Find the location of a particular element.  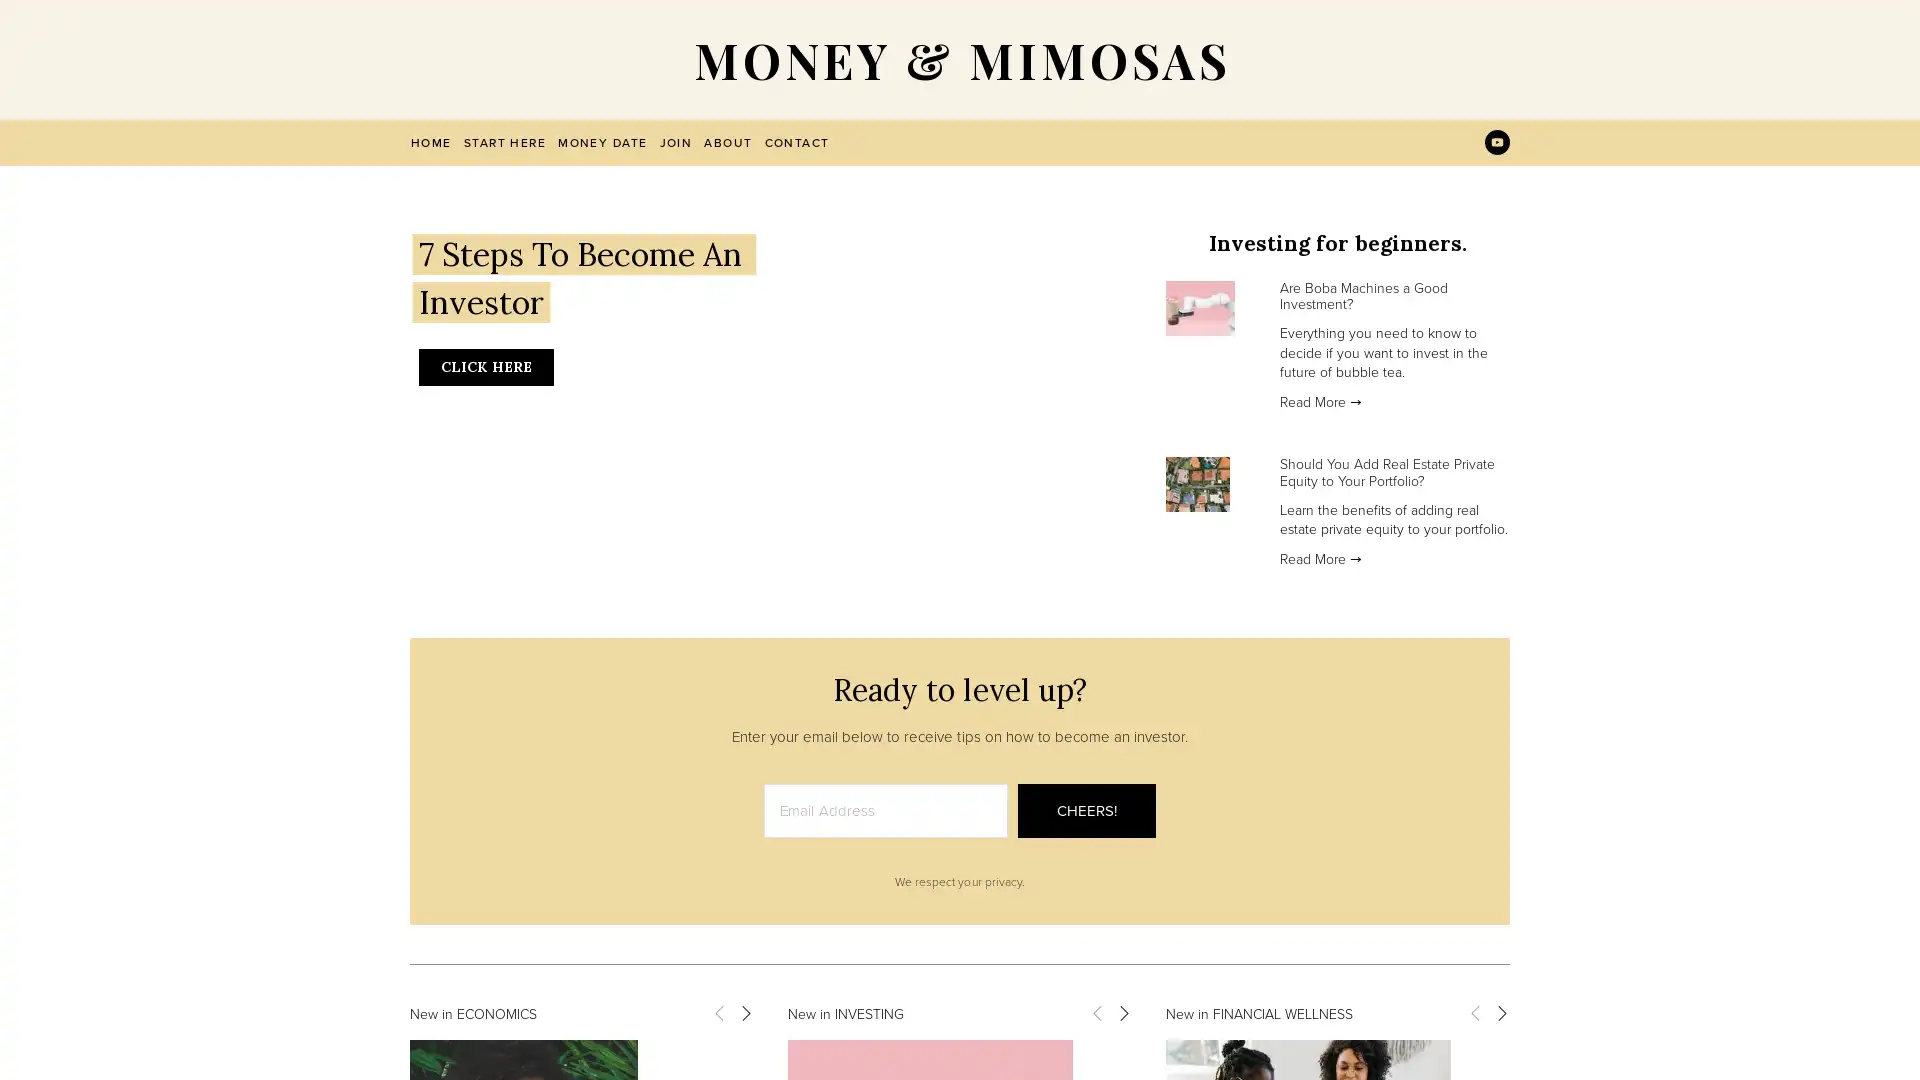

CHEERS! is located at coordinates (1085, 810).